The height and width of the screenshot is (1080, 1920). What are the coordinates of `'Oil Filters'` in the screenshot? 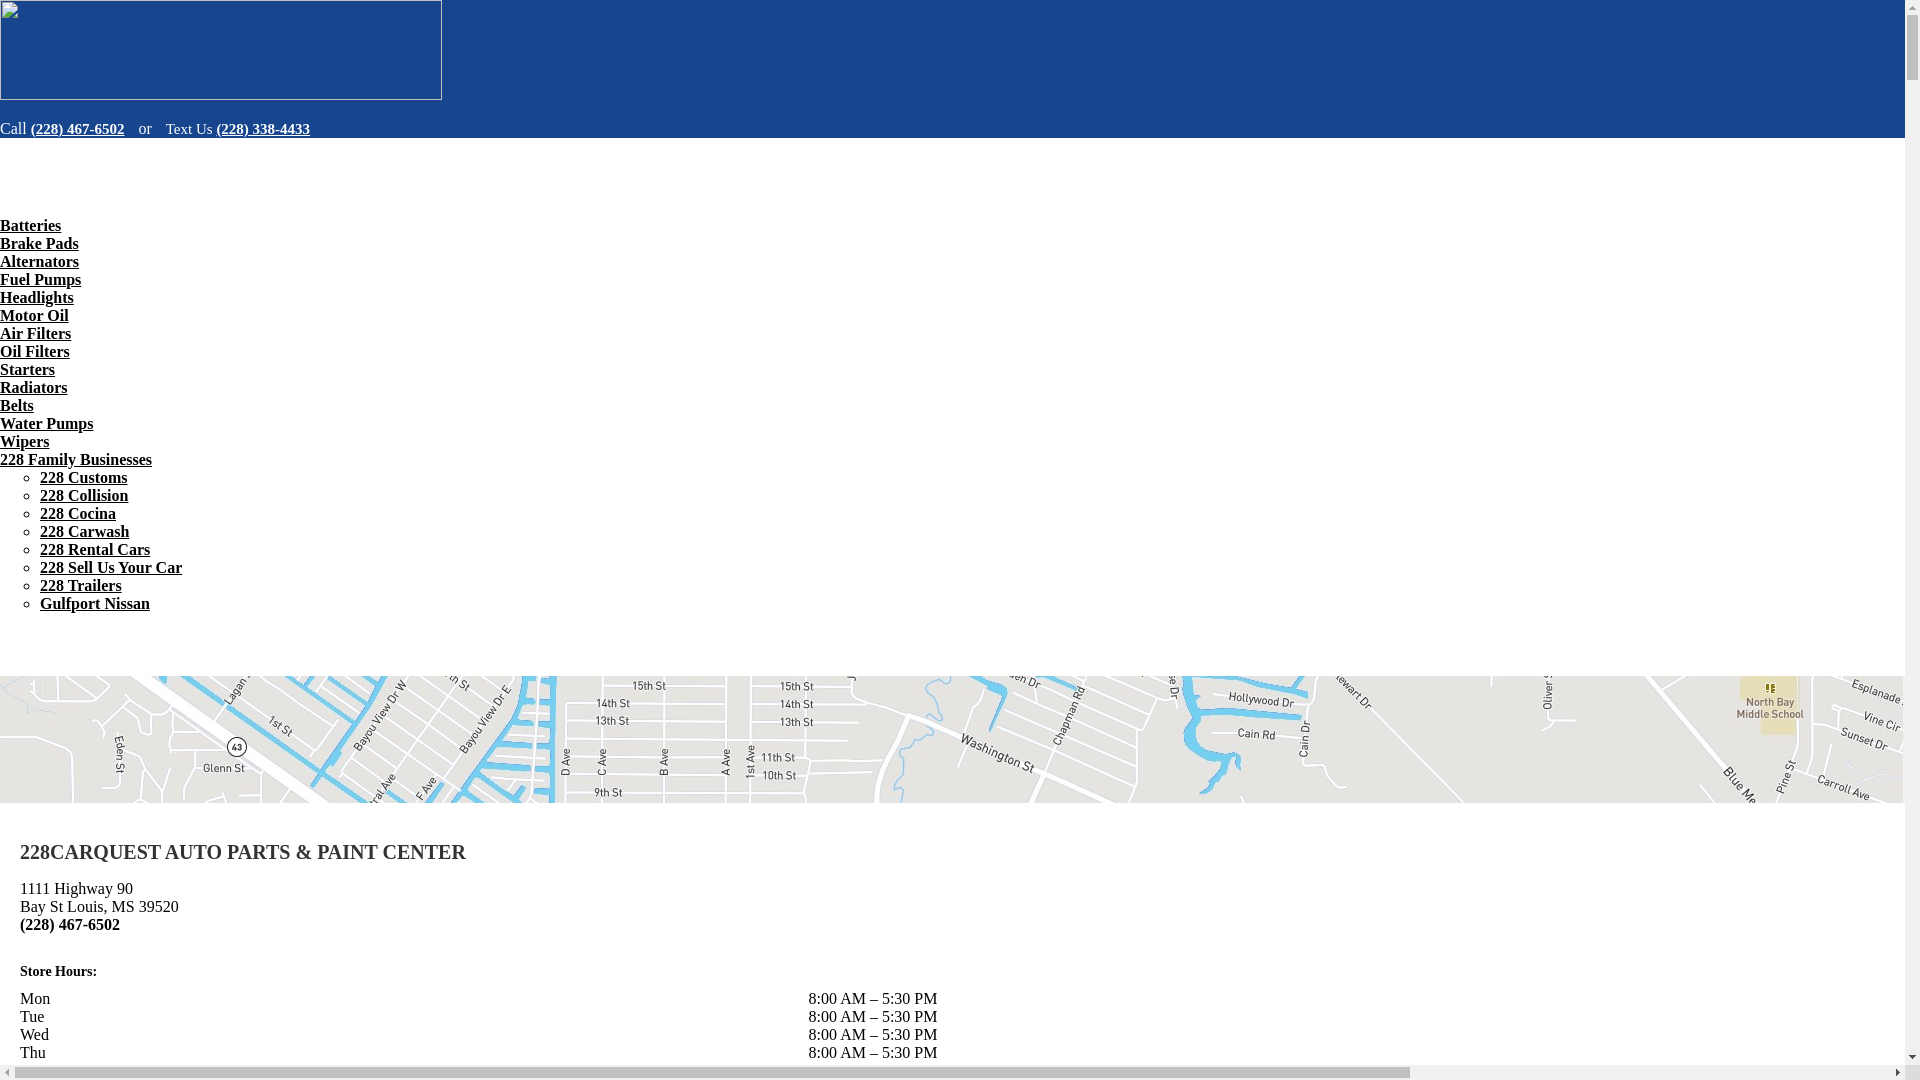 It's located at (34, 350).